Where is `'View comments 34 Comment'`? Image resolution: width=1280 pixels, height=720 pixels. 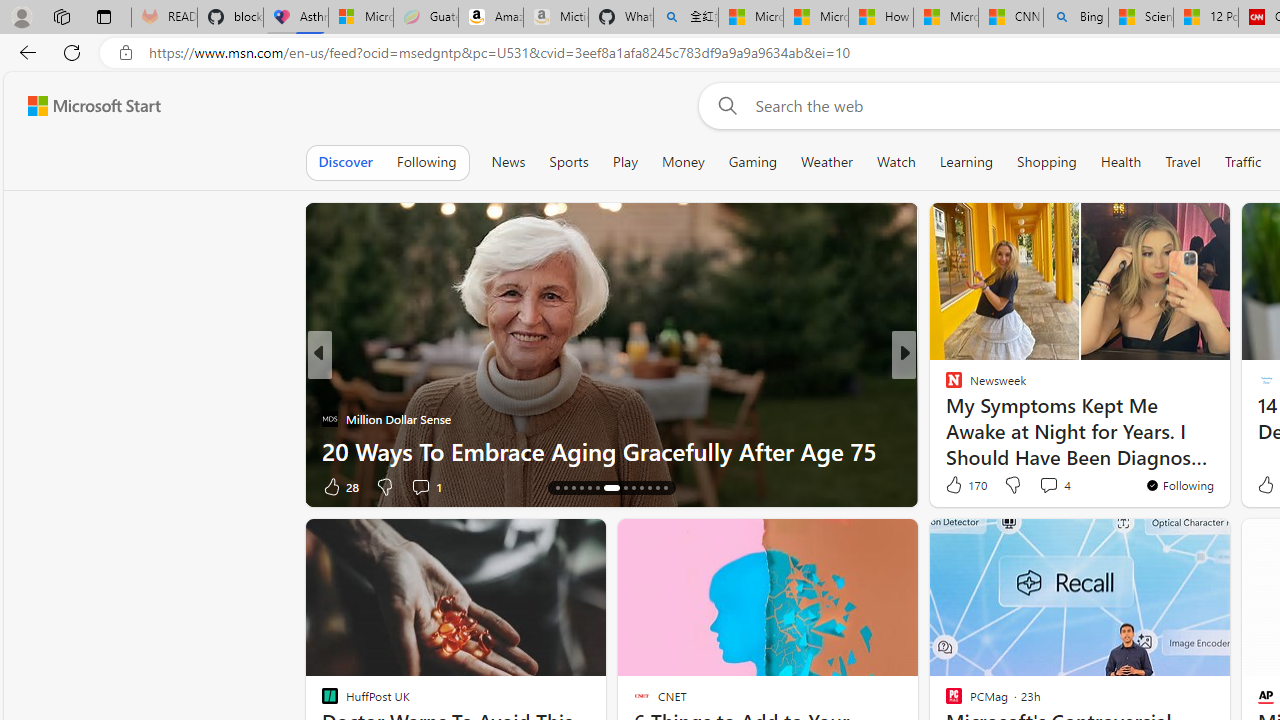 'View comments 34 Comment' is located at coordinates (1041, 486).